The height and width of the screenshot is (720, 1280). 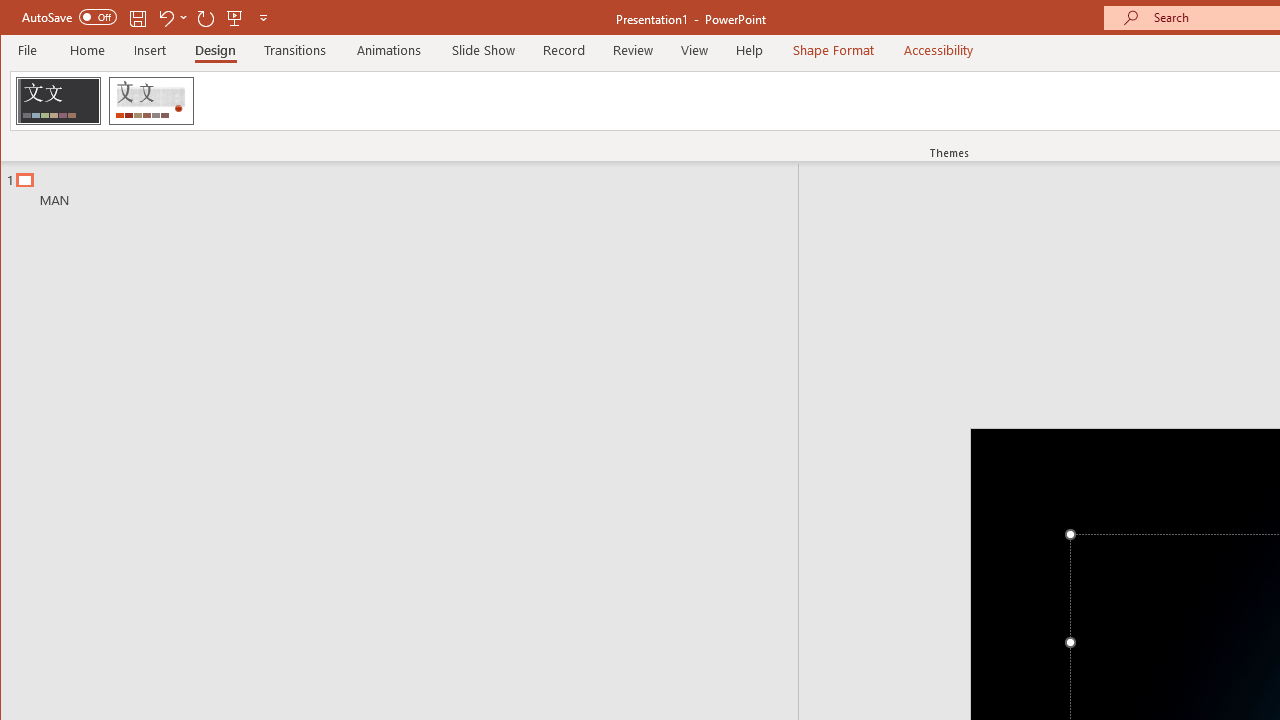 What do you see at coordinates (150, 100) in the screenshot?
I see `'Wood Type'` at bounding box center [150, 100].